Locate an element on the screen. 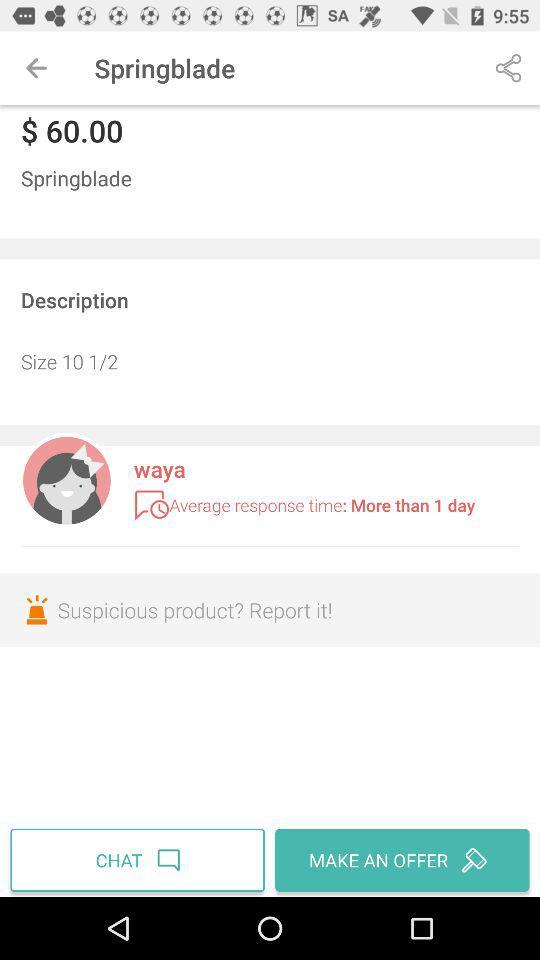 This screenshot has height=960, width=540. the avatar icon is located at coordinates (66, 478).